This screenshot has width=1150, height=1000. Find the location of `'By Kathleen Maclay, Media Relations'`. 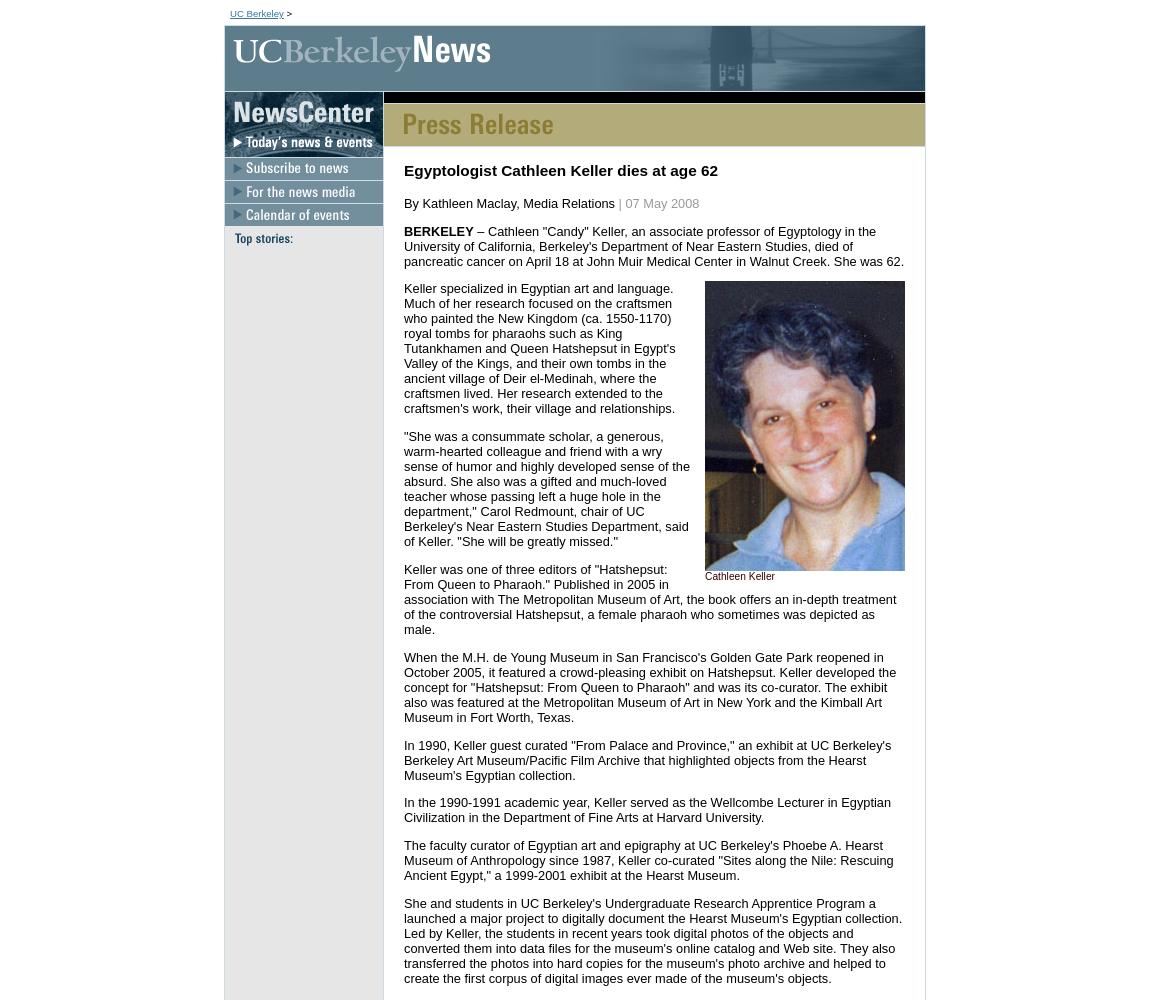

'By Kathleen Maclay, Media Relations' is located at coordinates (510, 201).